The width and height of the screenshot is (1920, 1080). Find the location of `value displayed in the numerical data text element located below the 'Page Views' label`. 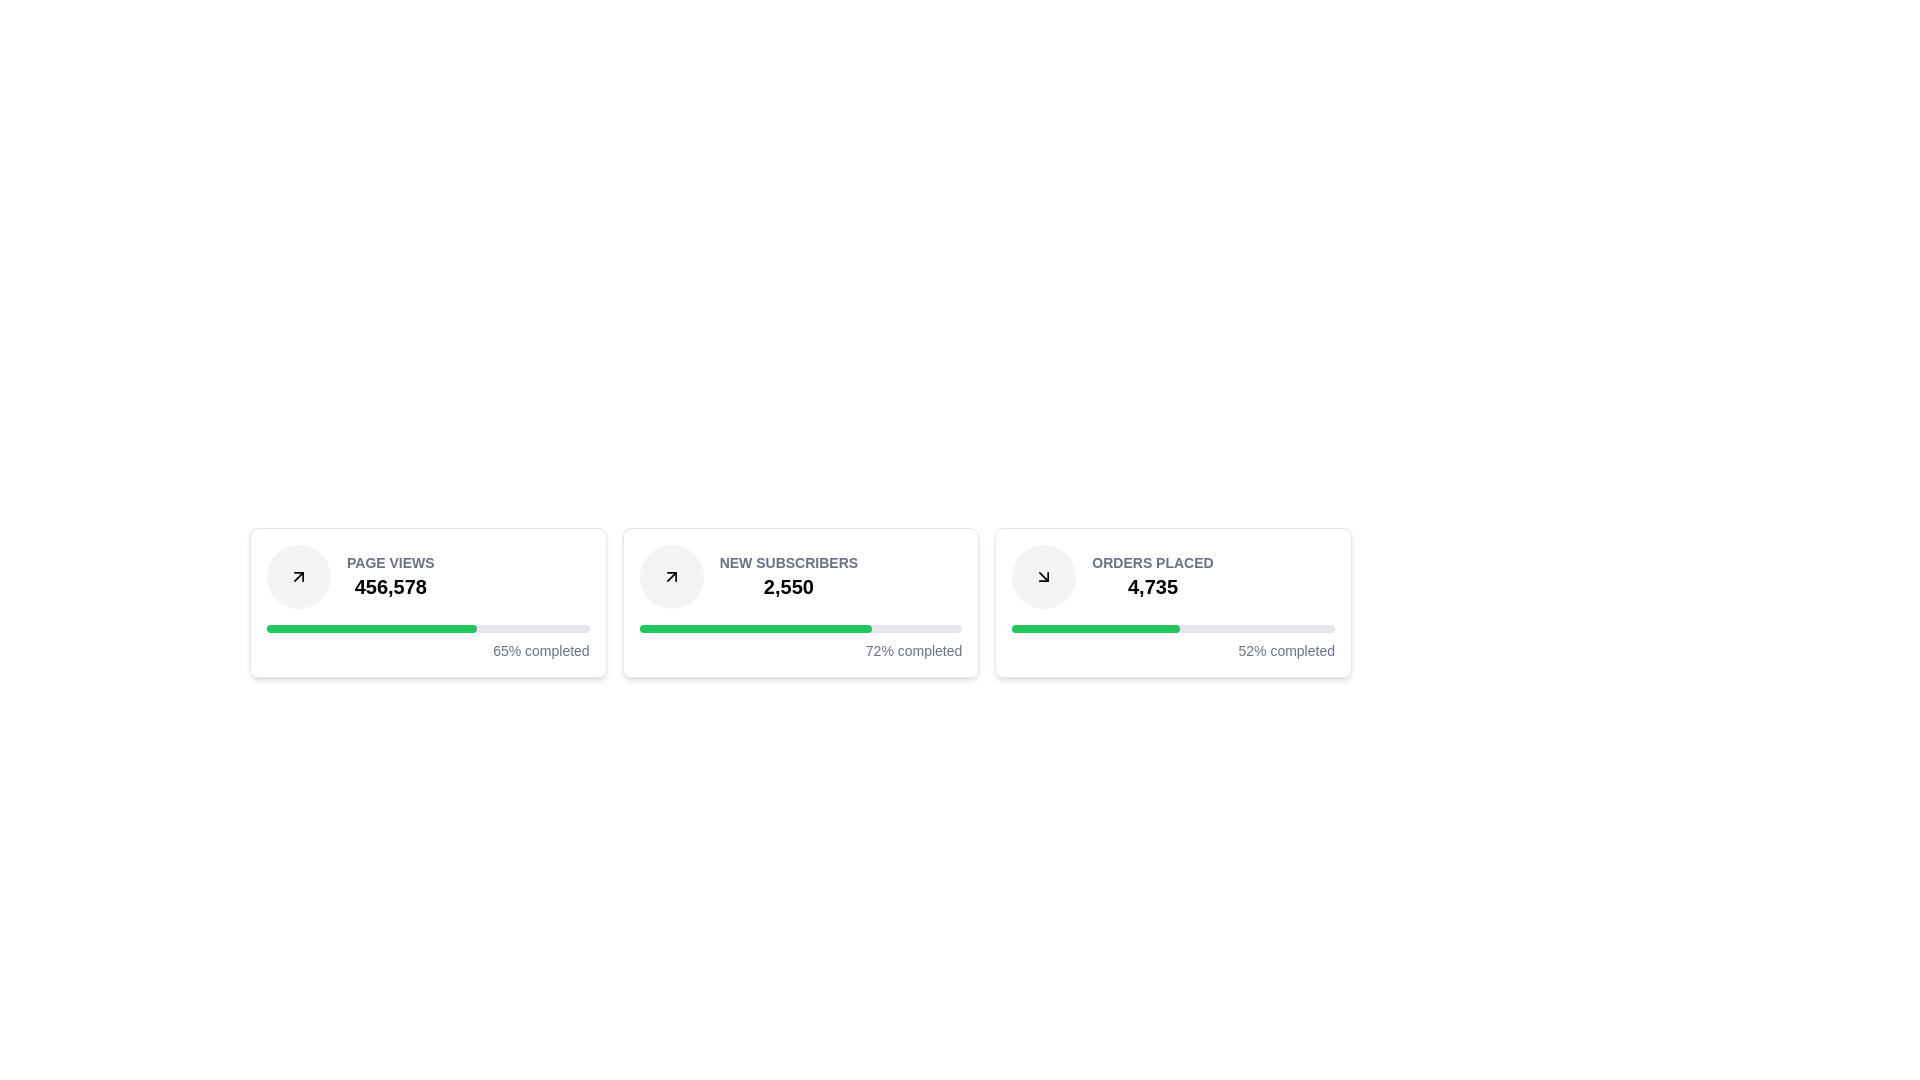

value displayed in the numerical data text element located below the 'Page Views' label is located at coordinates (390, 585).